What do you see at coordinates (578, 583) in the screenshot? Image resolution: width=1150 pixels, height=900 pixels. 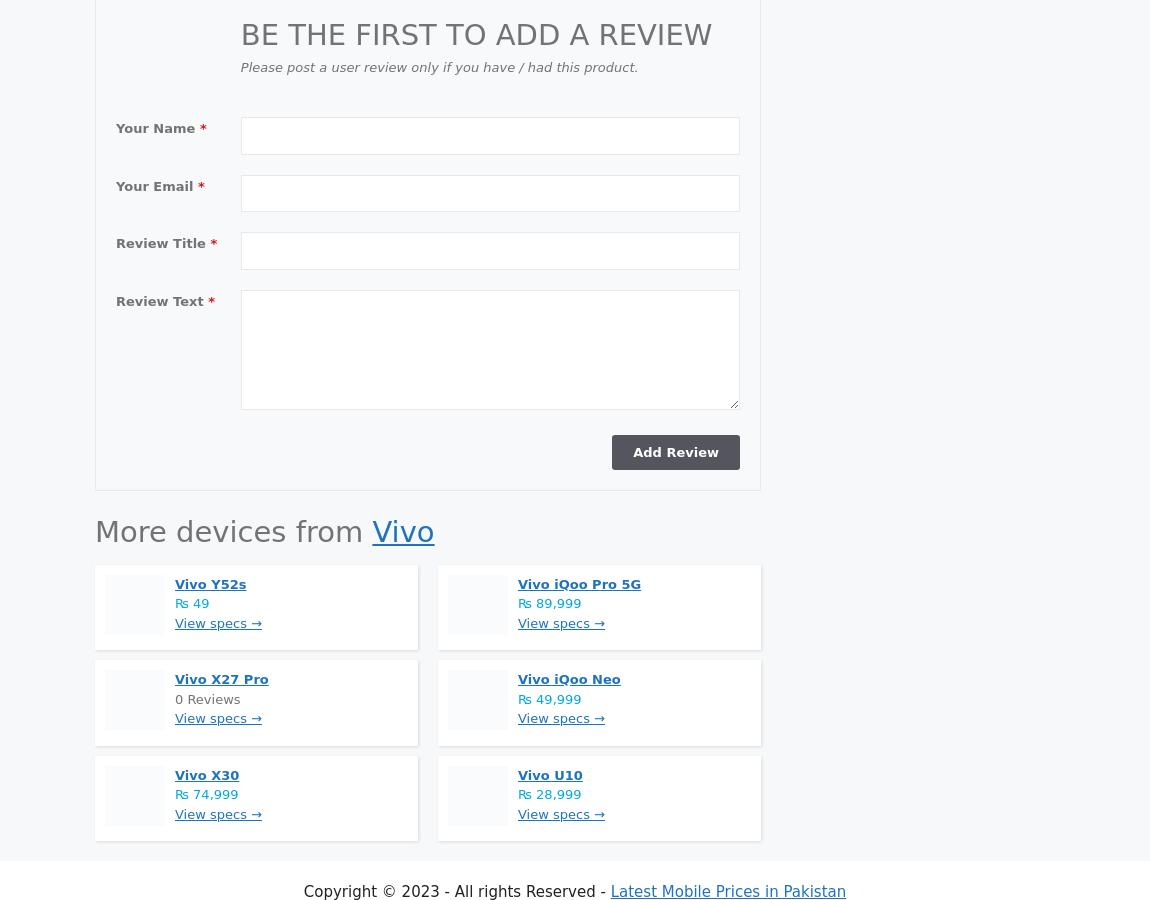 I see `'Vivo iQoo Pro 5G'` at bounding box center [578, 583].